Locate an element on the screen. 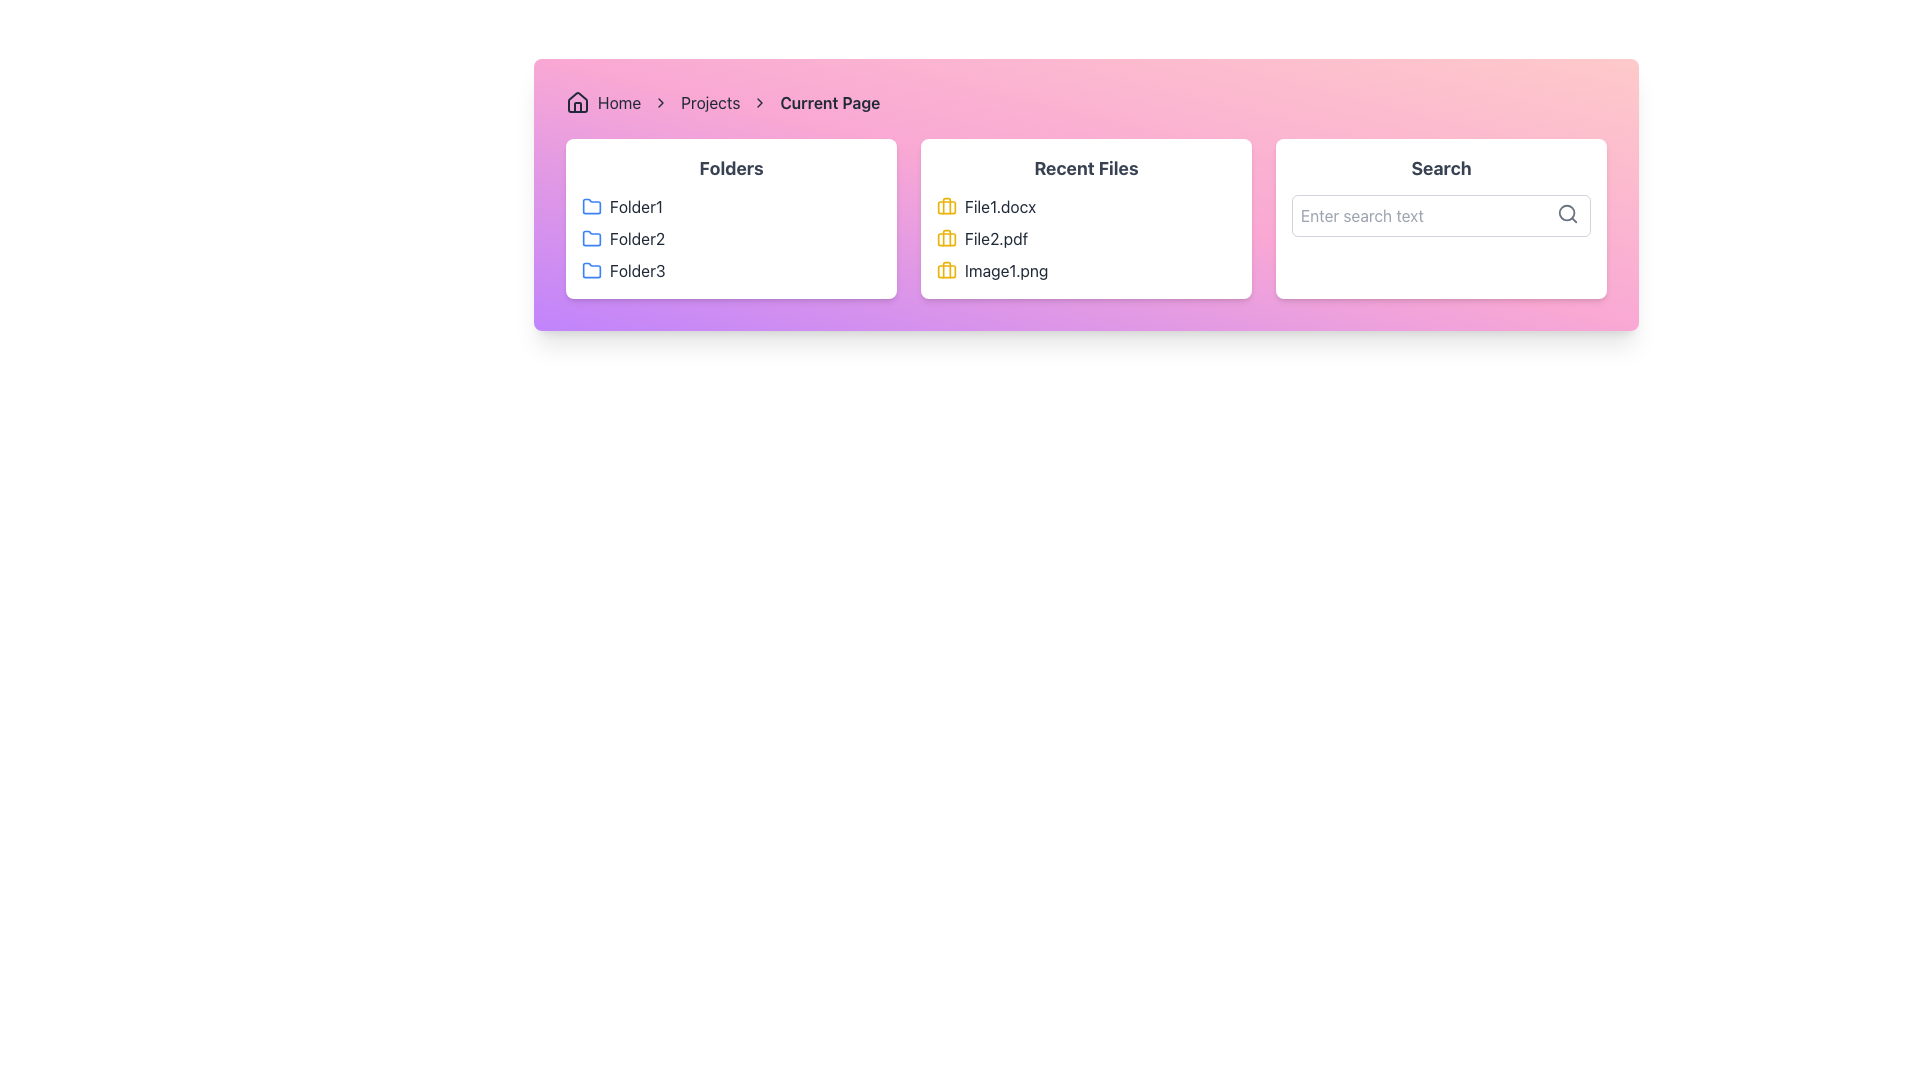 This screenshot has width=1920, height=1080. the folder item labeled 'Folder1' is located at coordinates (730, 207).